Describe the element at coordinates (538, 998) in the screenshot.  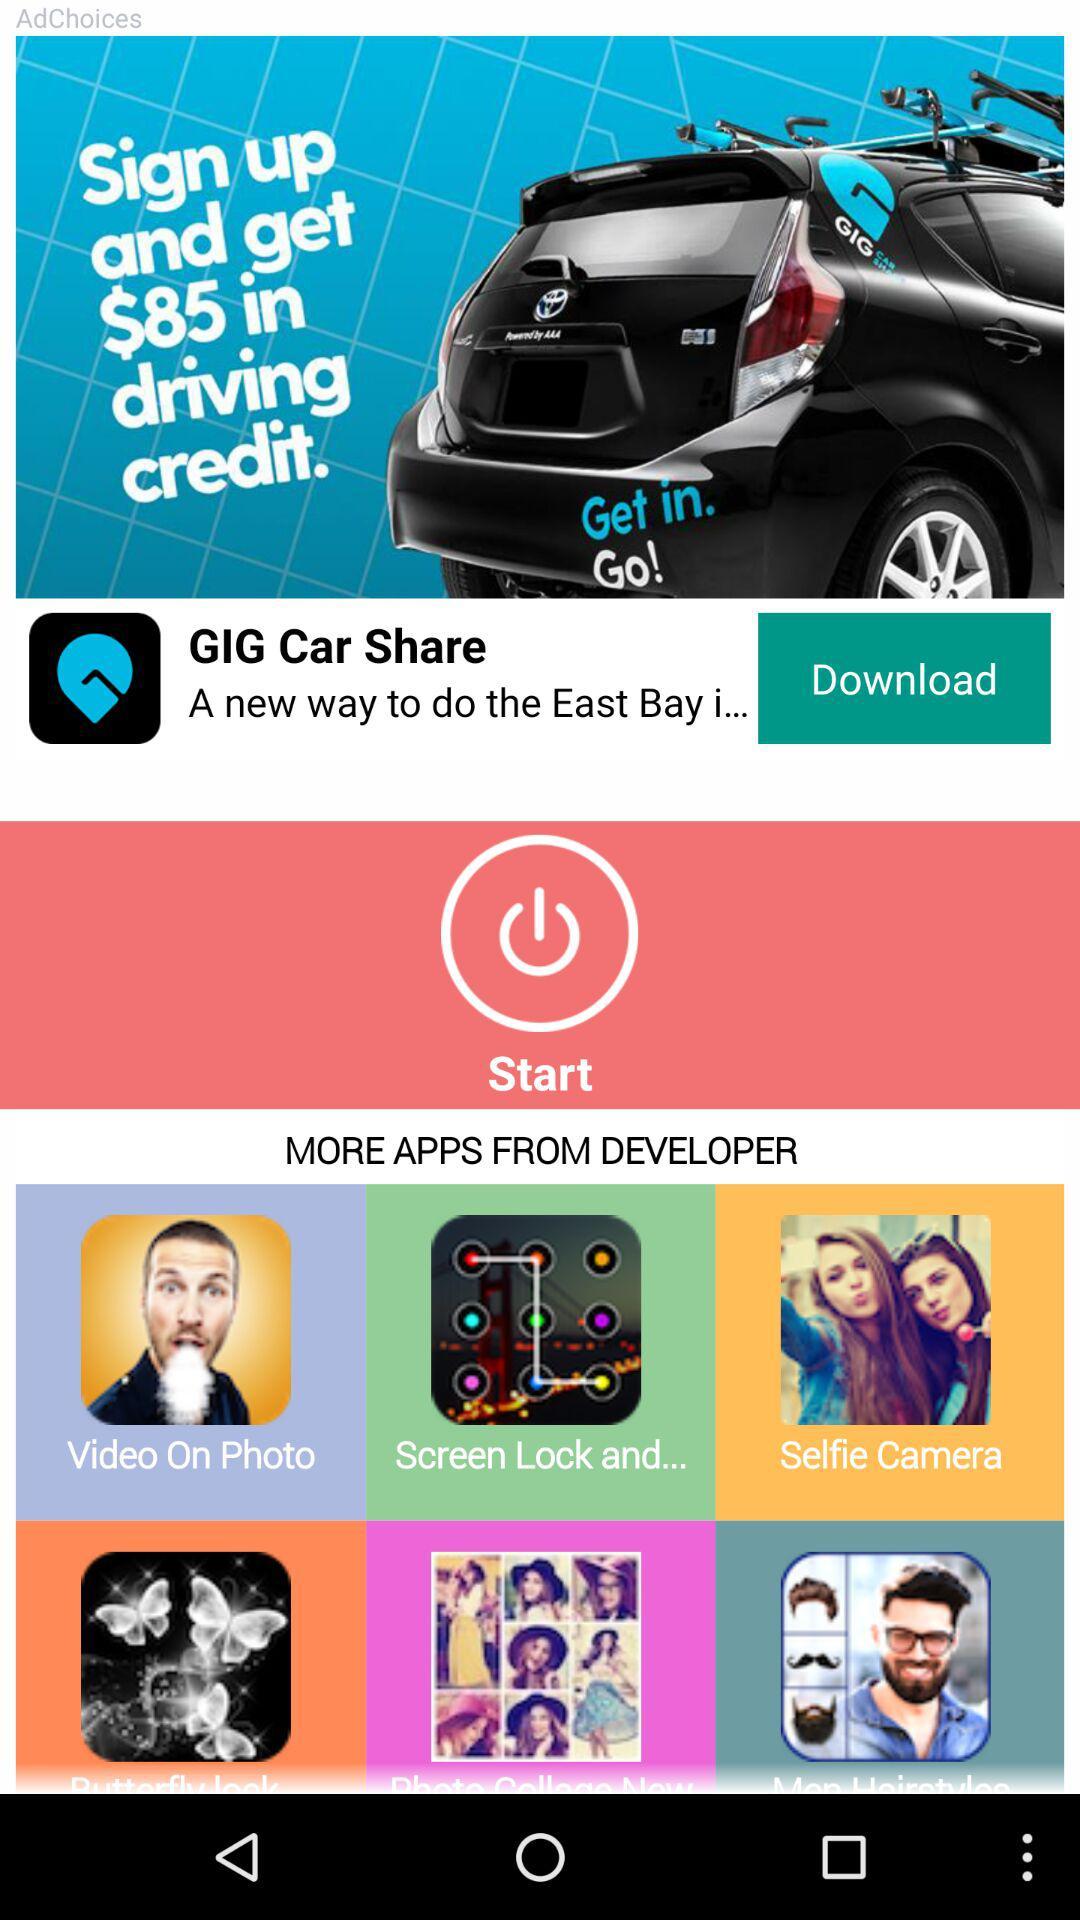
I see `the power icon` at that location.